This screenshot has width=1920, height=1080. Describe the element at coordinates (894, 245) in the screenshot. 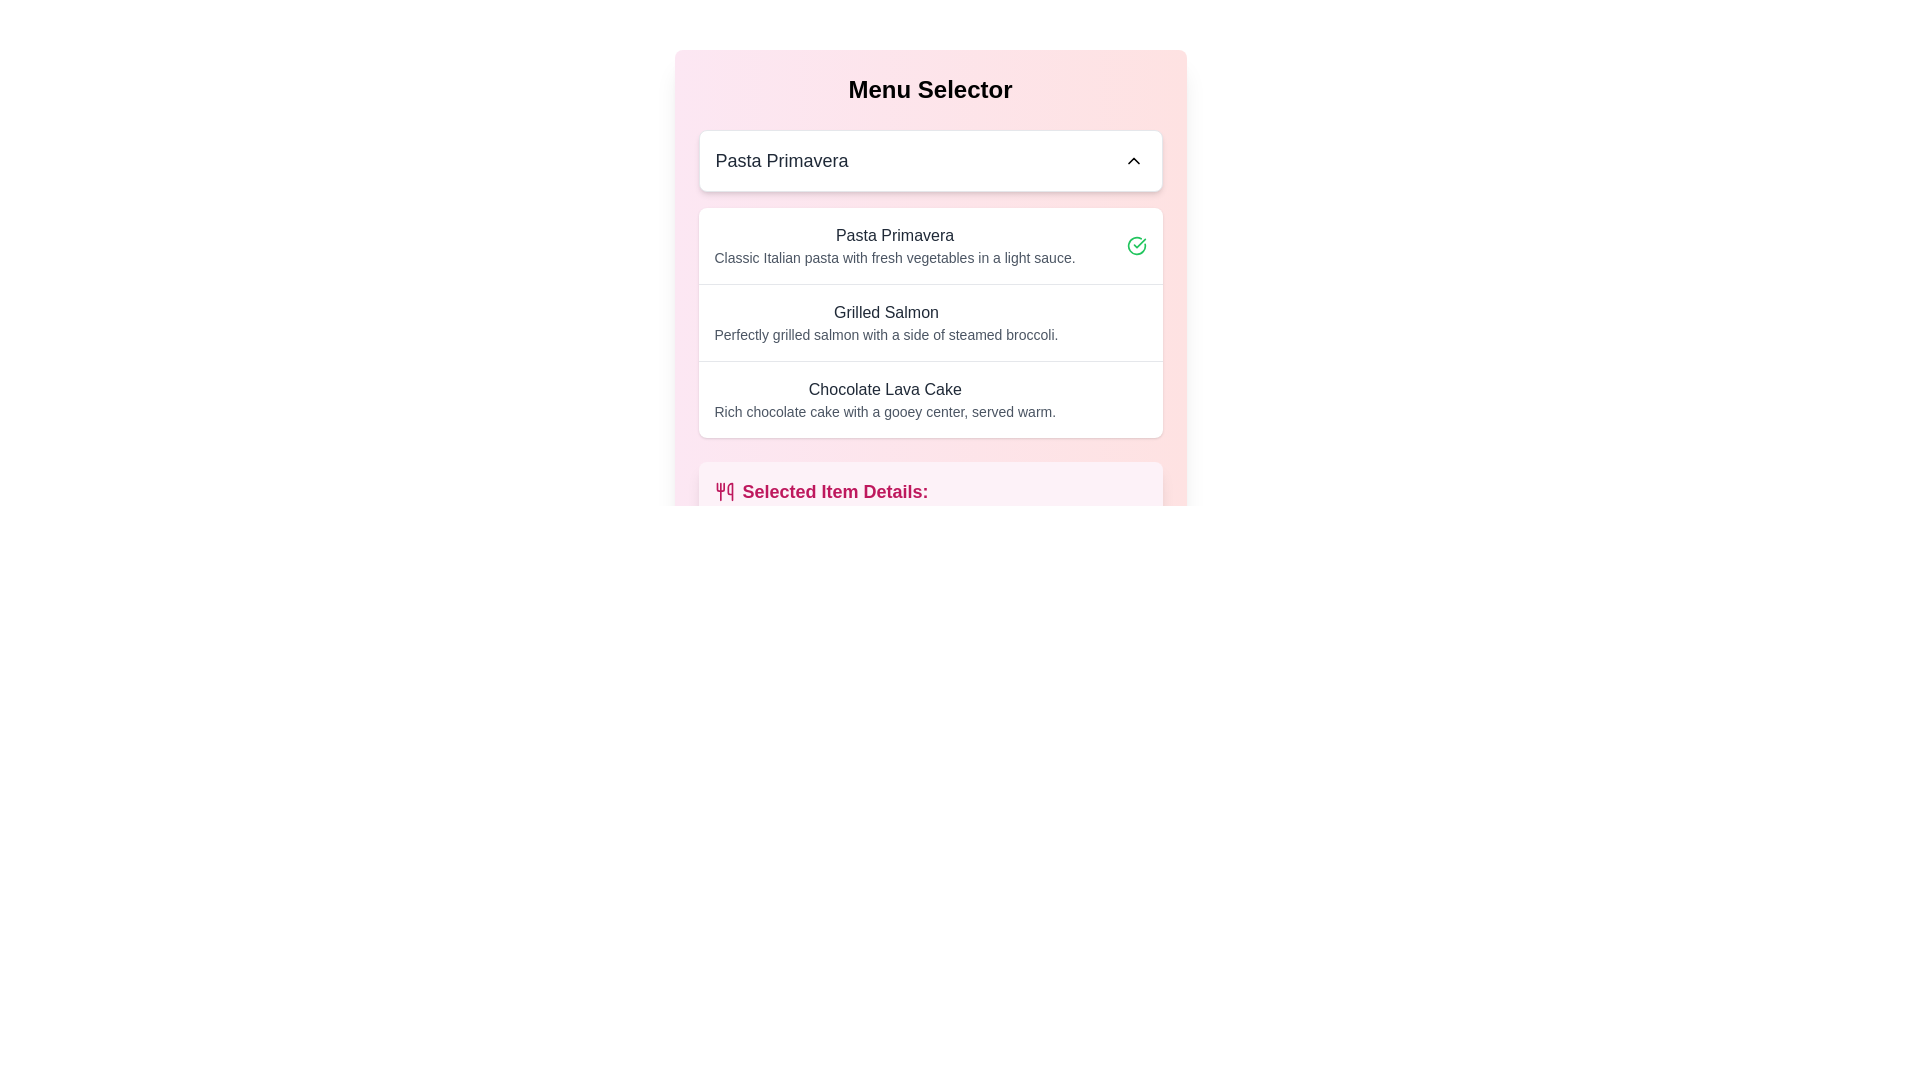

I see `the 'Pasta Primavera' menu item in the Menu Selector interface` at that location.